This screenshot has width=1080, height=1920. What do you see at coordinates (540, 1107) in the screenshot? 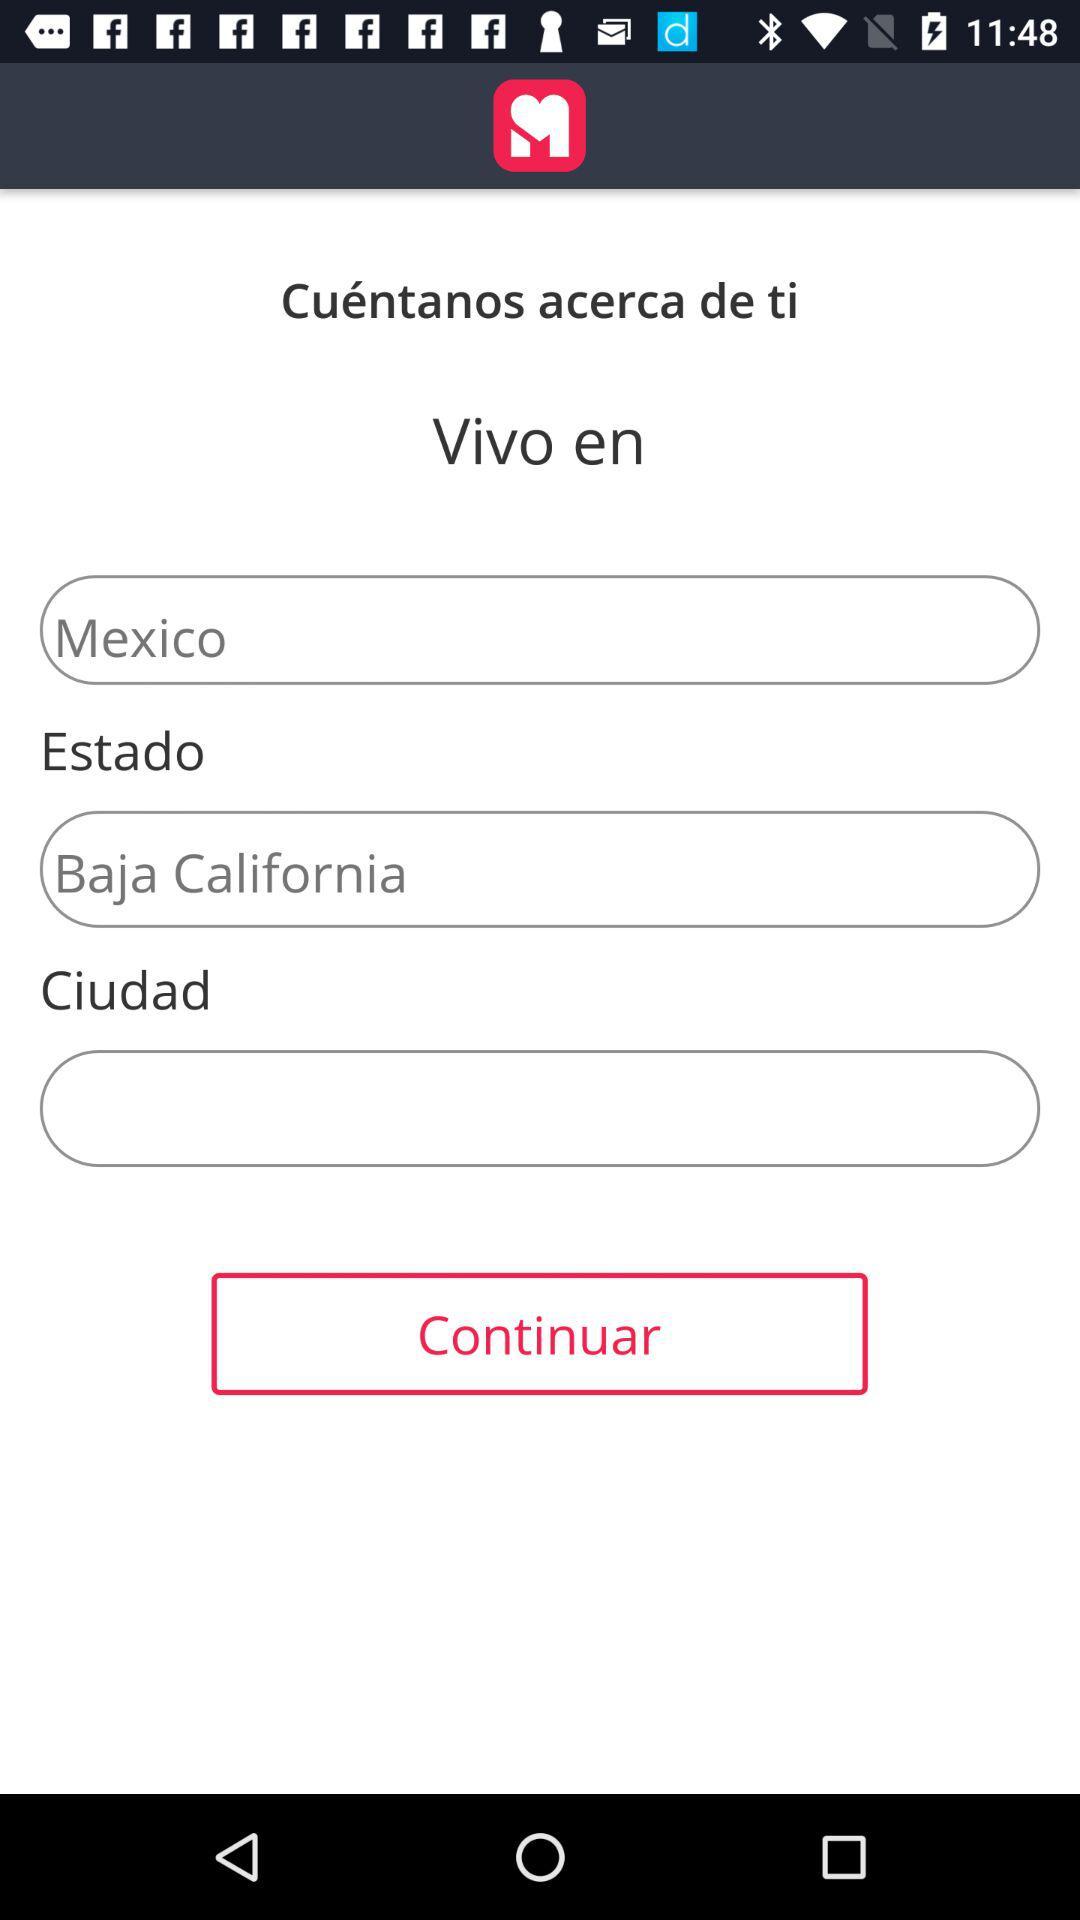
I see `the item above continuar icon` at bounding box center [540, 1107].